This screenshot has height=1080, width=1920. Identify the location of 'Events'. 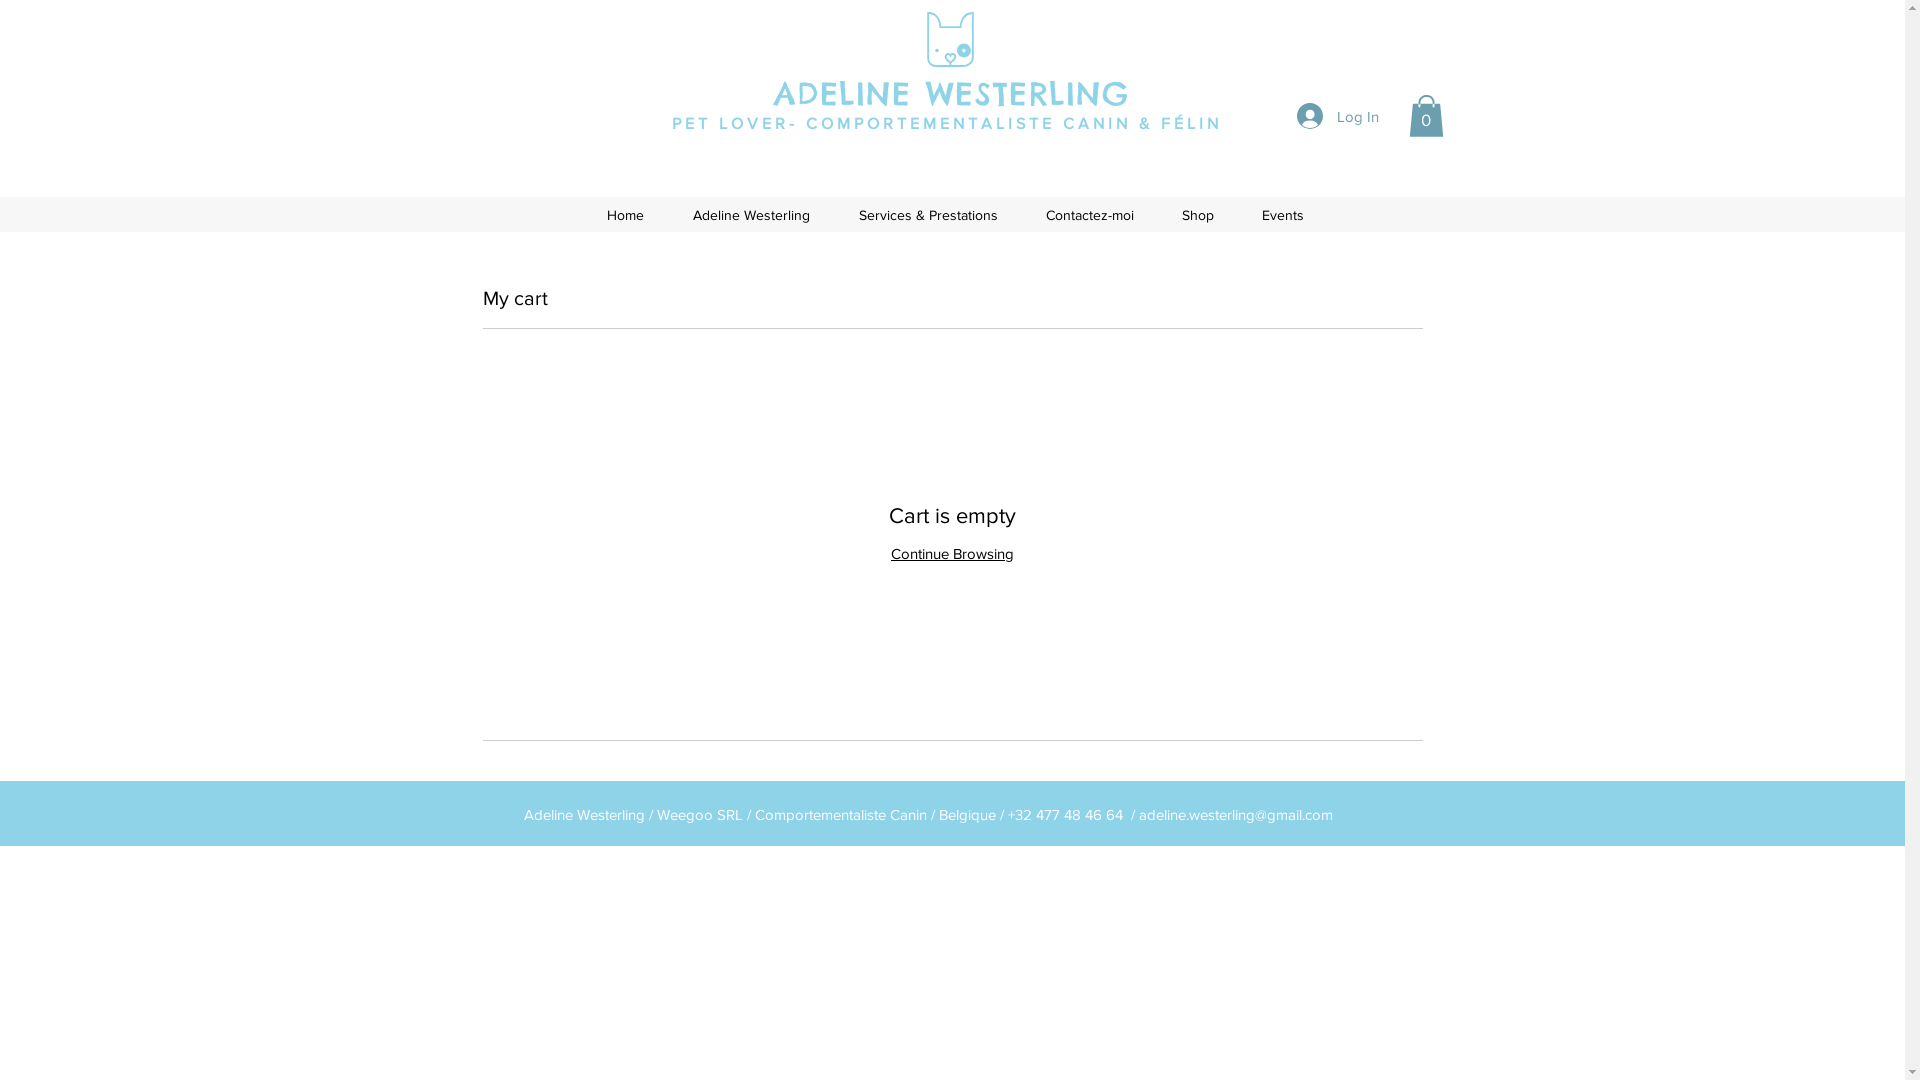
(1282, 215).